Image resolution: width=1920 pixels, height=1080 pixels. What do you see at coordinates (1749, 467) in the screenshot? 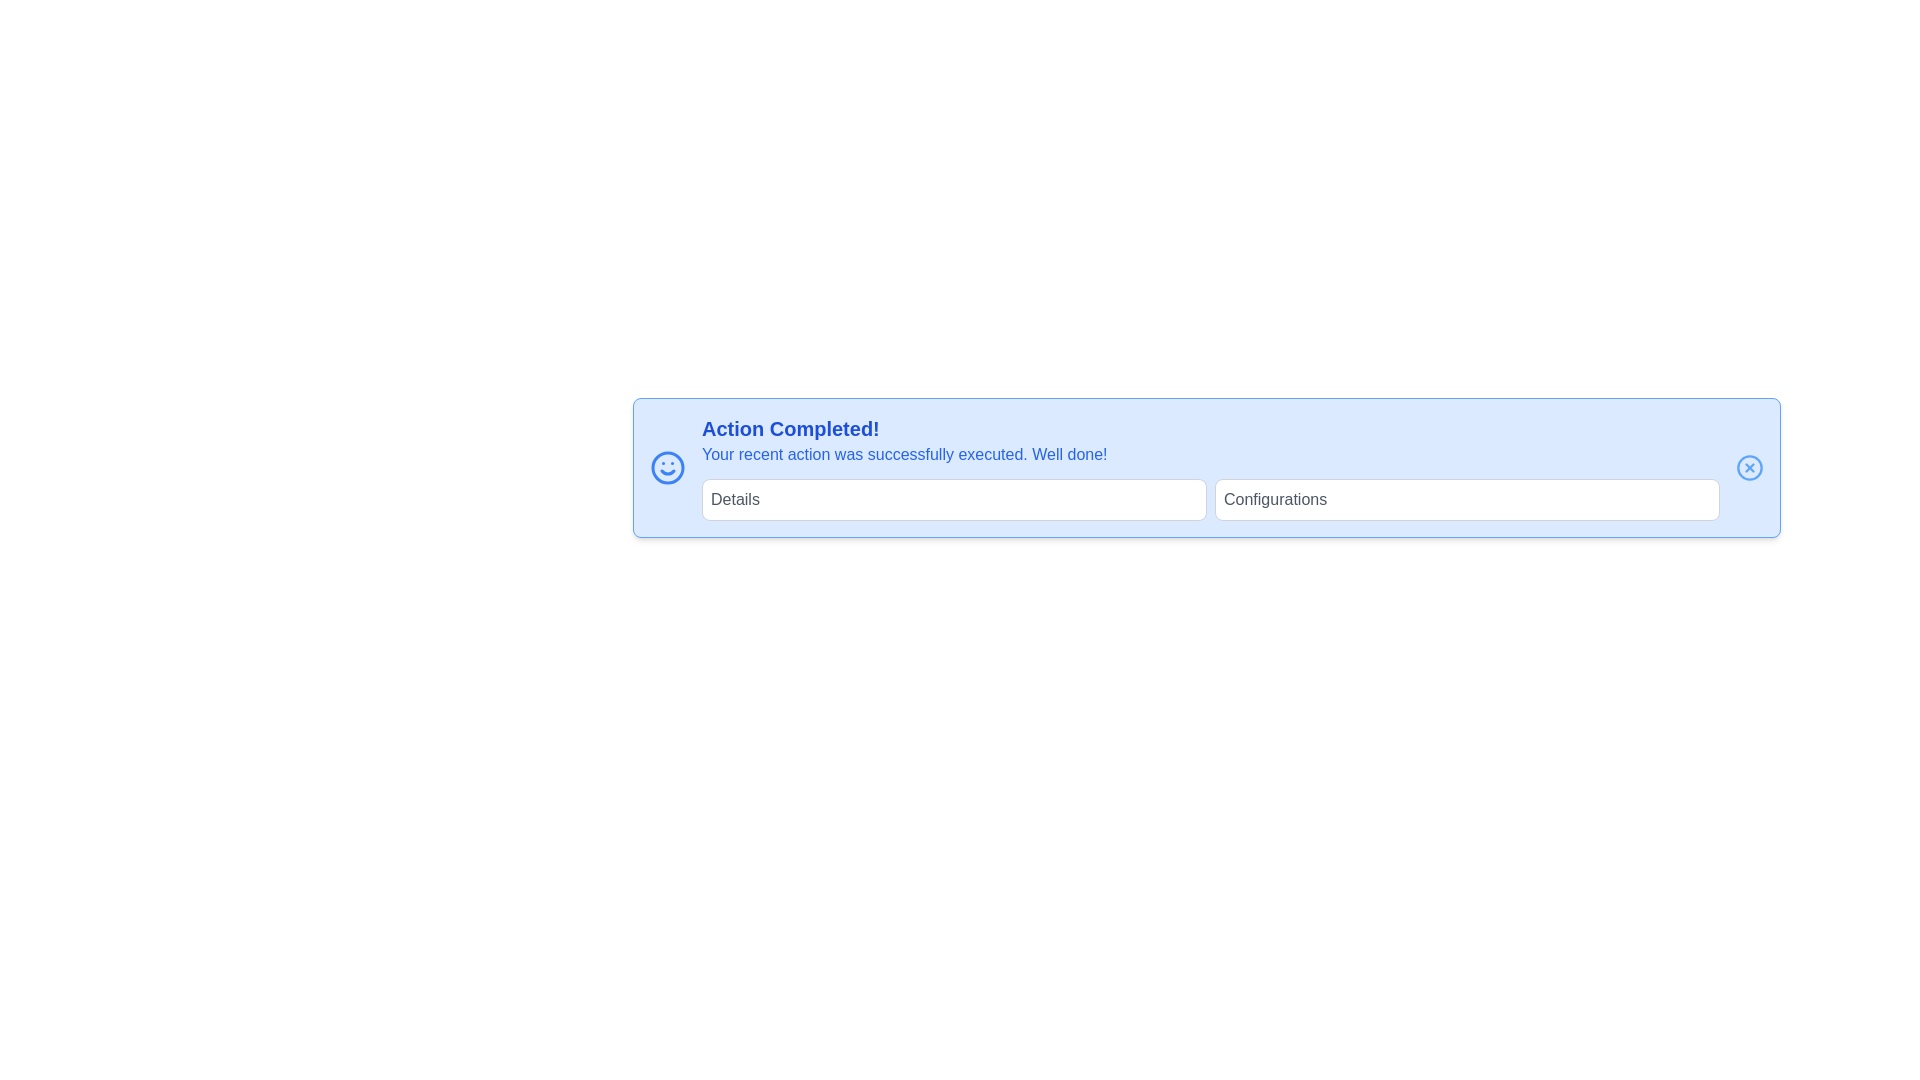
I see `close button on the EnhancedAlert component` at bounding box center [1749, 467].